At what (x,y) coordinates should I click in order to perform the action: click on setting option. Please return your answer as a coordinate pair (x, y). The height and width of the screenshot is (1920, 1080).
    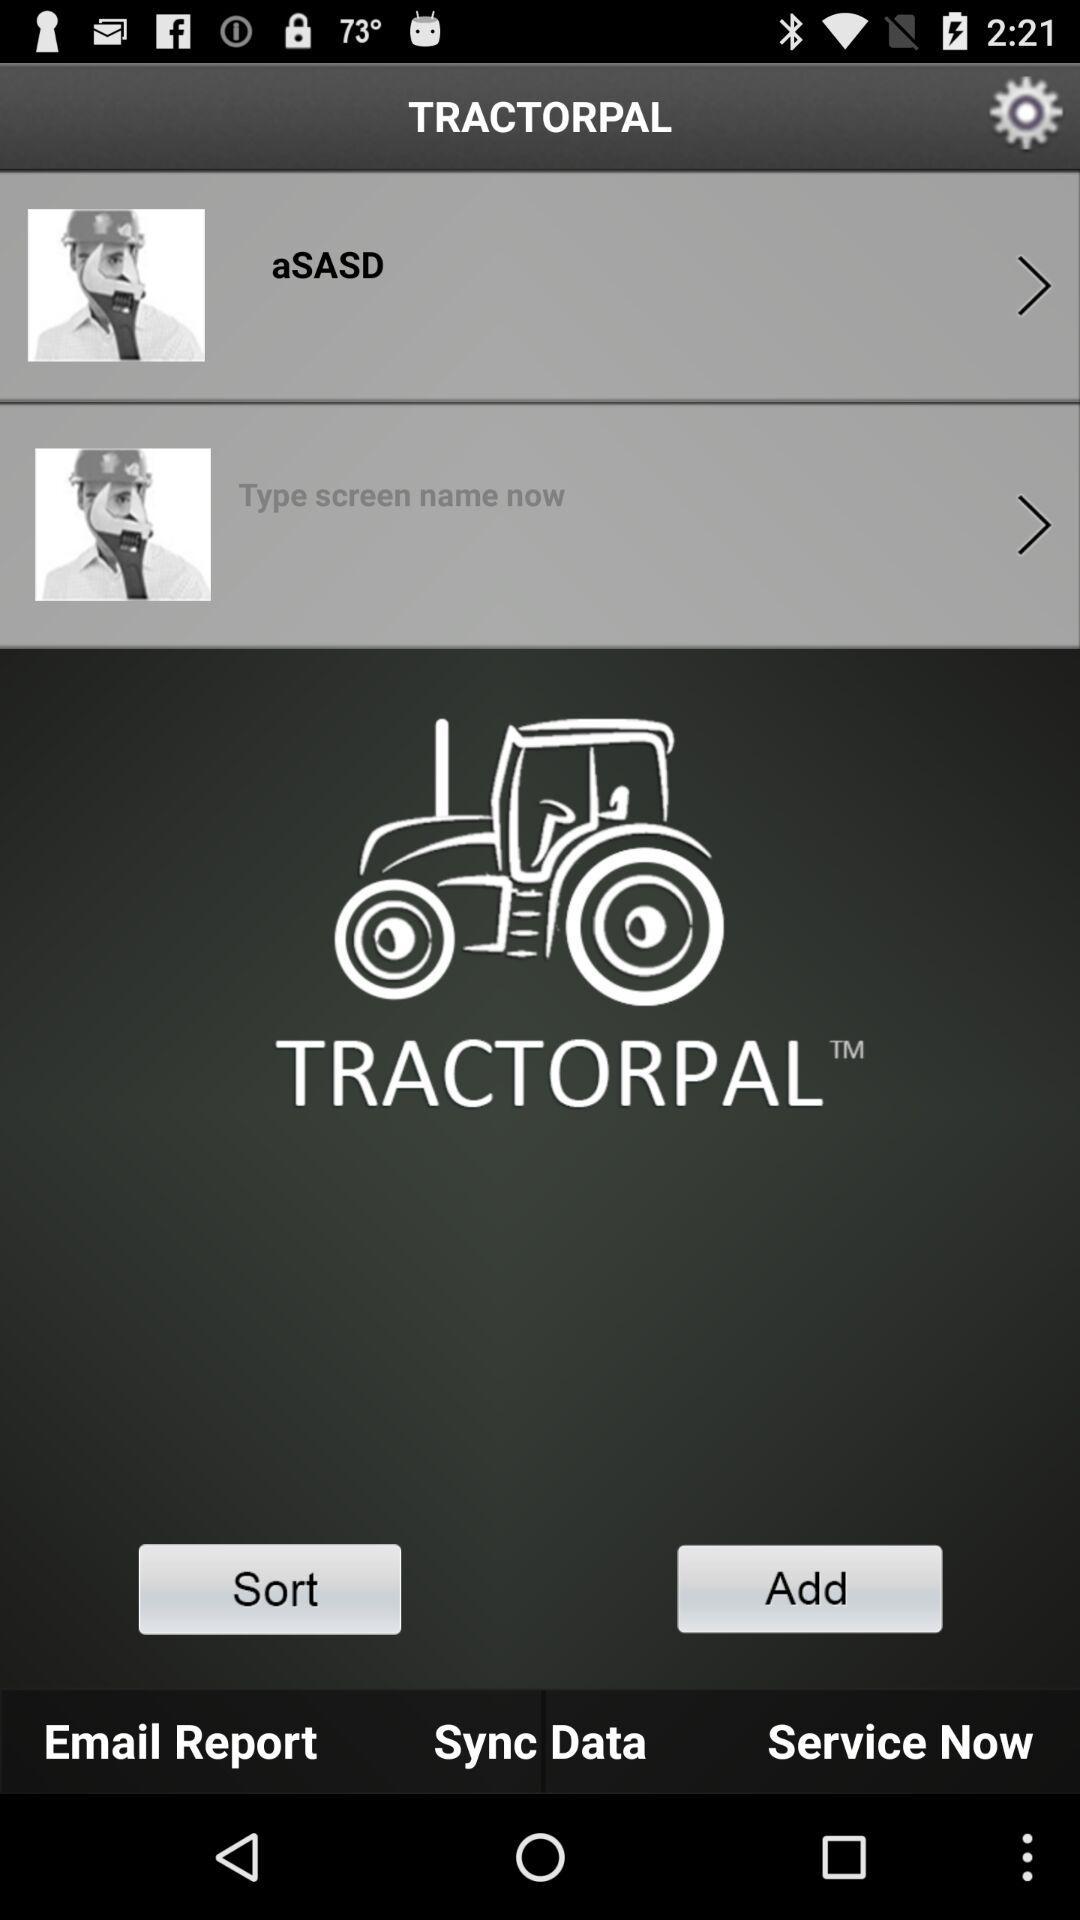
    Looking at the image, I should click on (1027, 114).